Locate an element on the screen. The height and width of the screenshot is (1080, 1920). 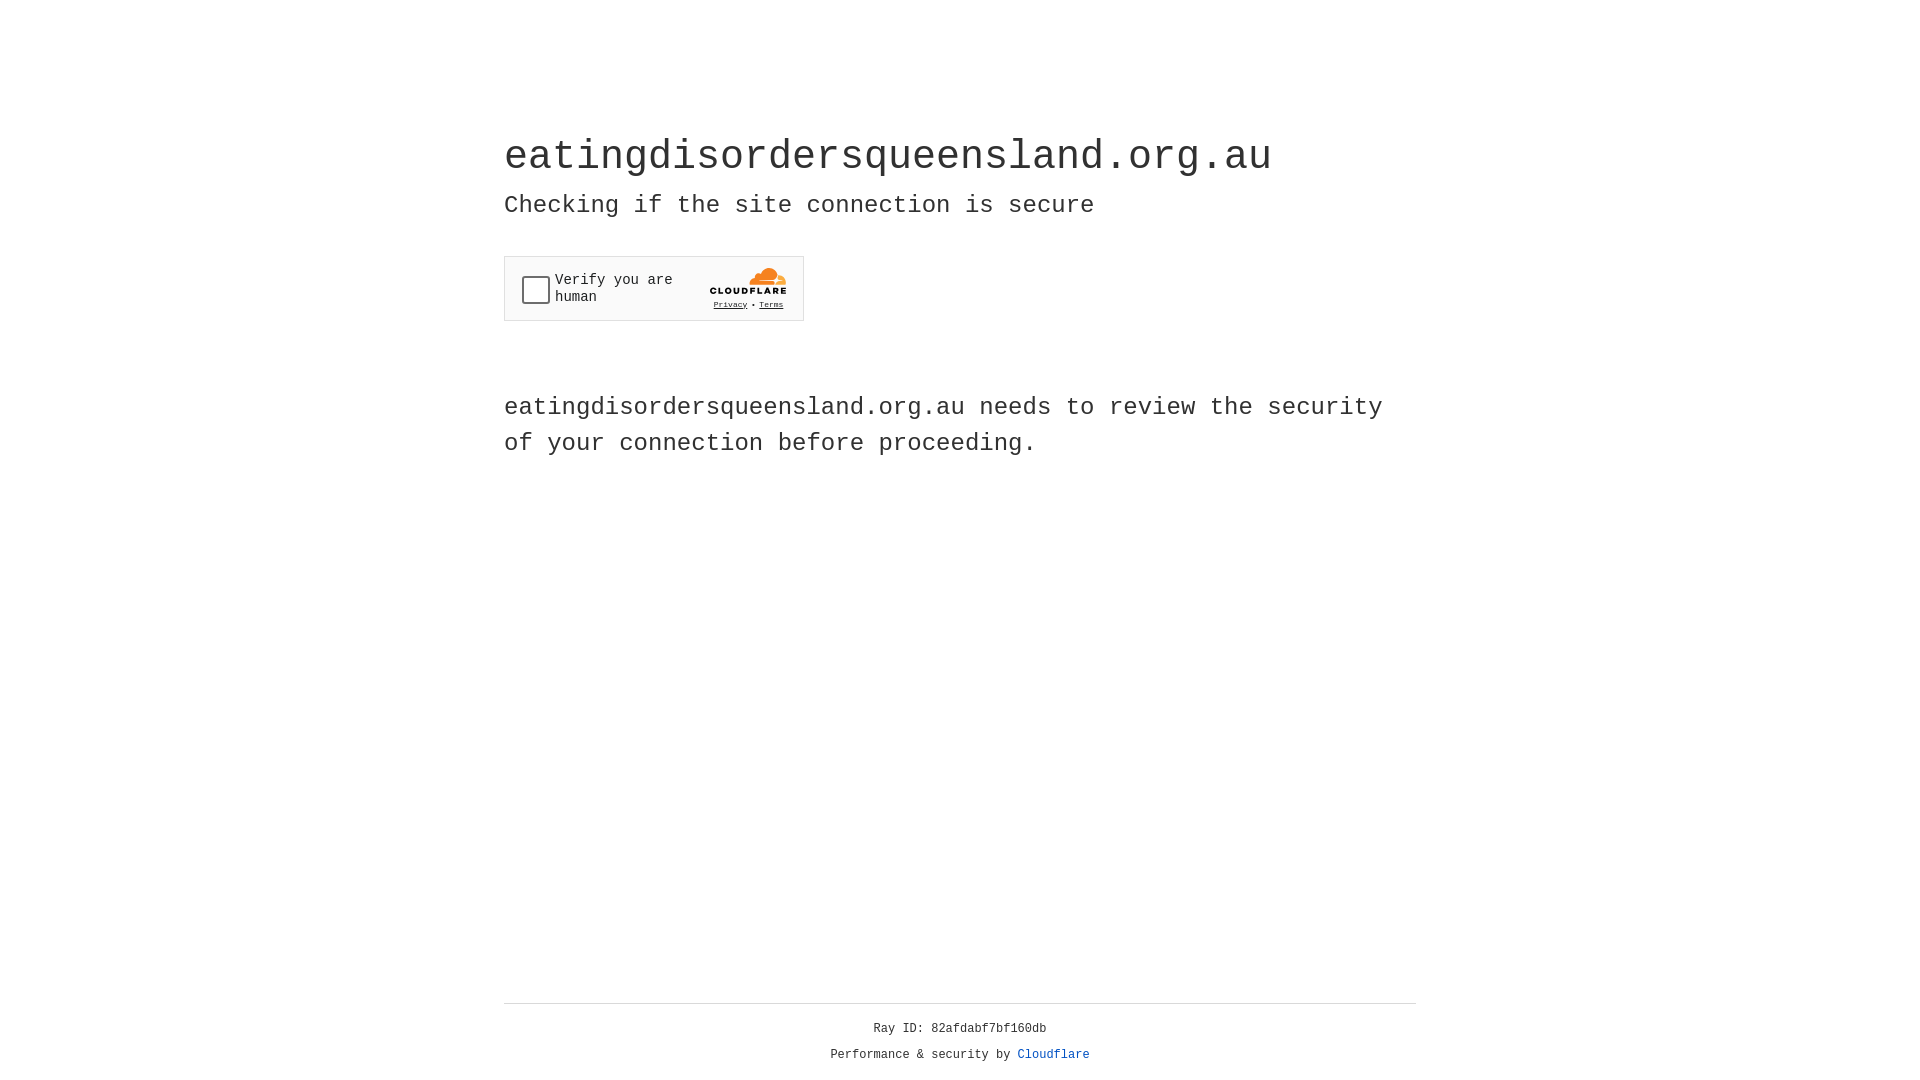
'Cloudflare' is located at coordinates (1053, 1054).